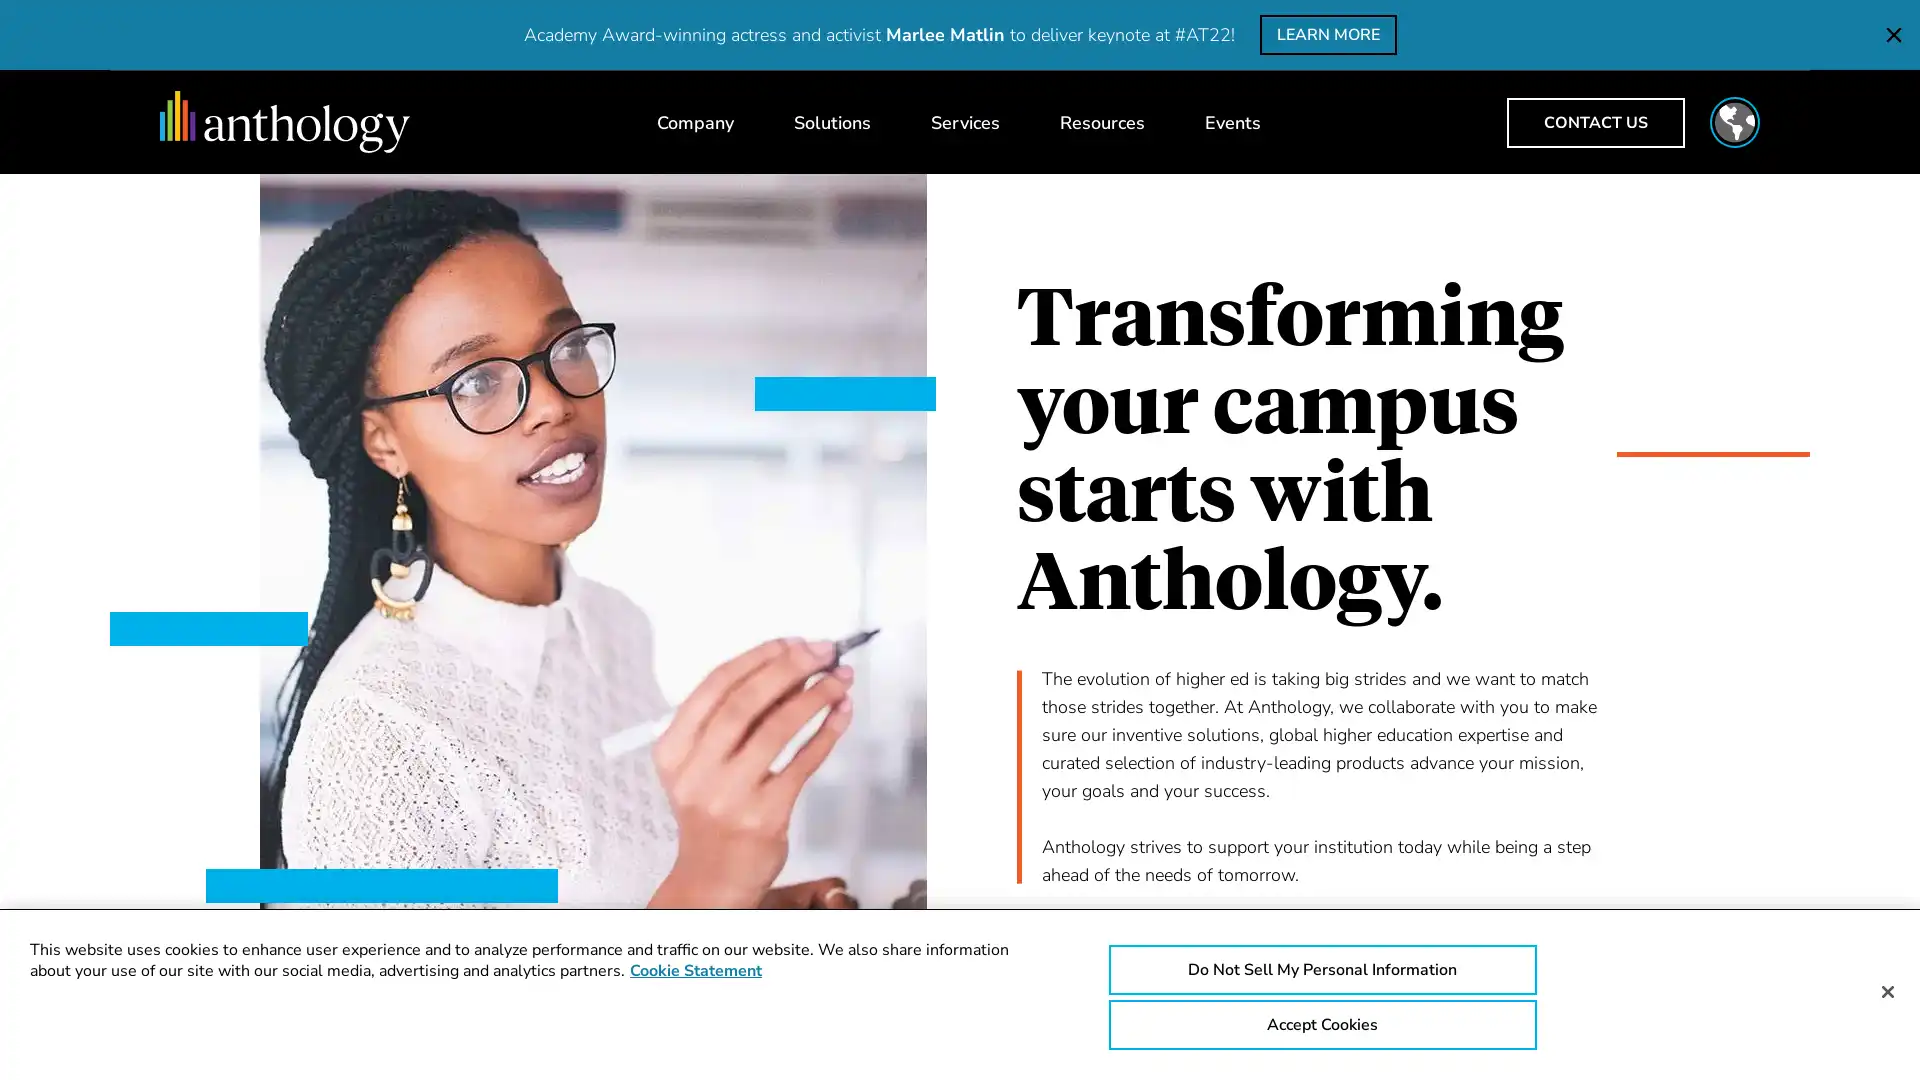  Describe the element at coordinates (1632, 46) in the screenshot. I see `CLOSE` at that location.